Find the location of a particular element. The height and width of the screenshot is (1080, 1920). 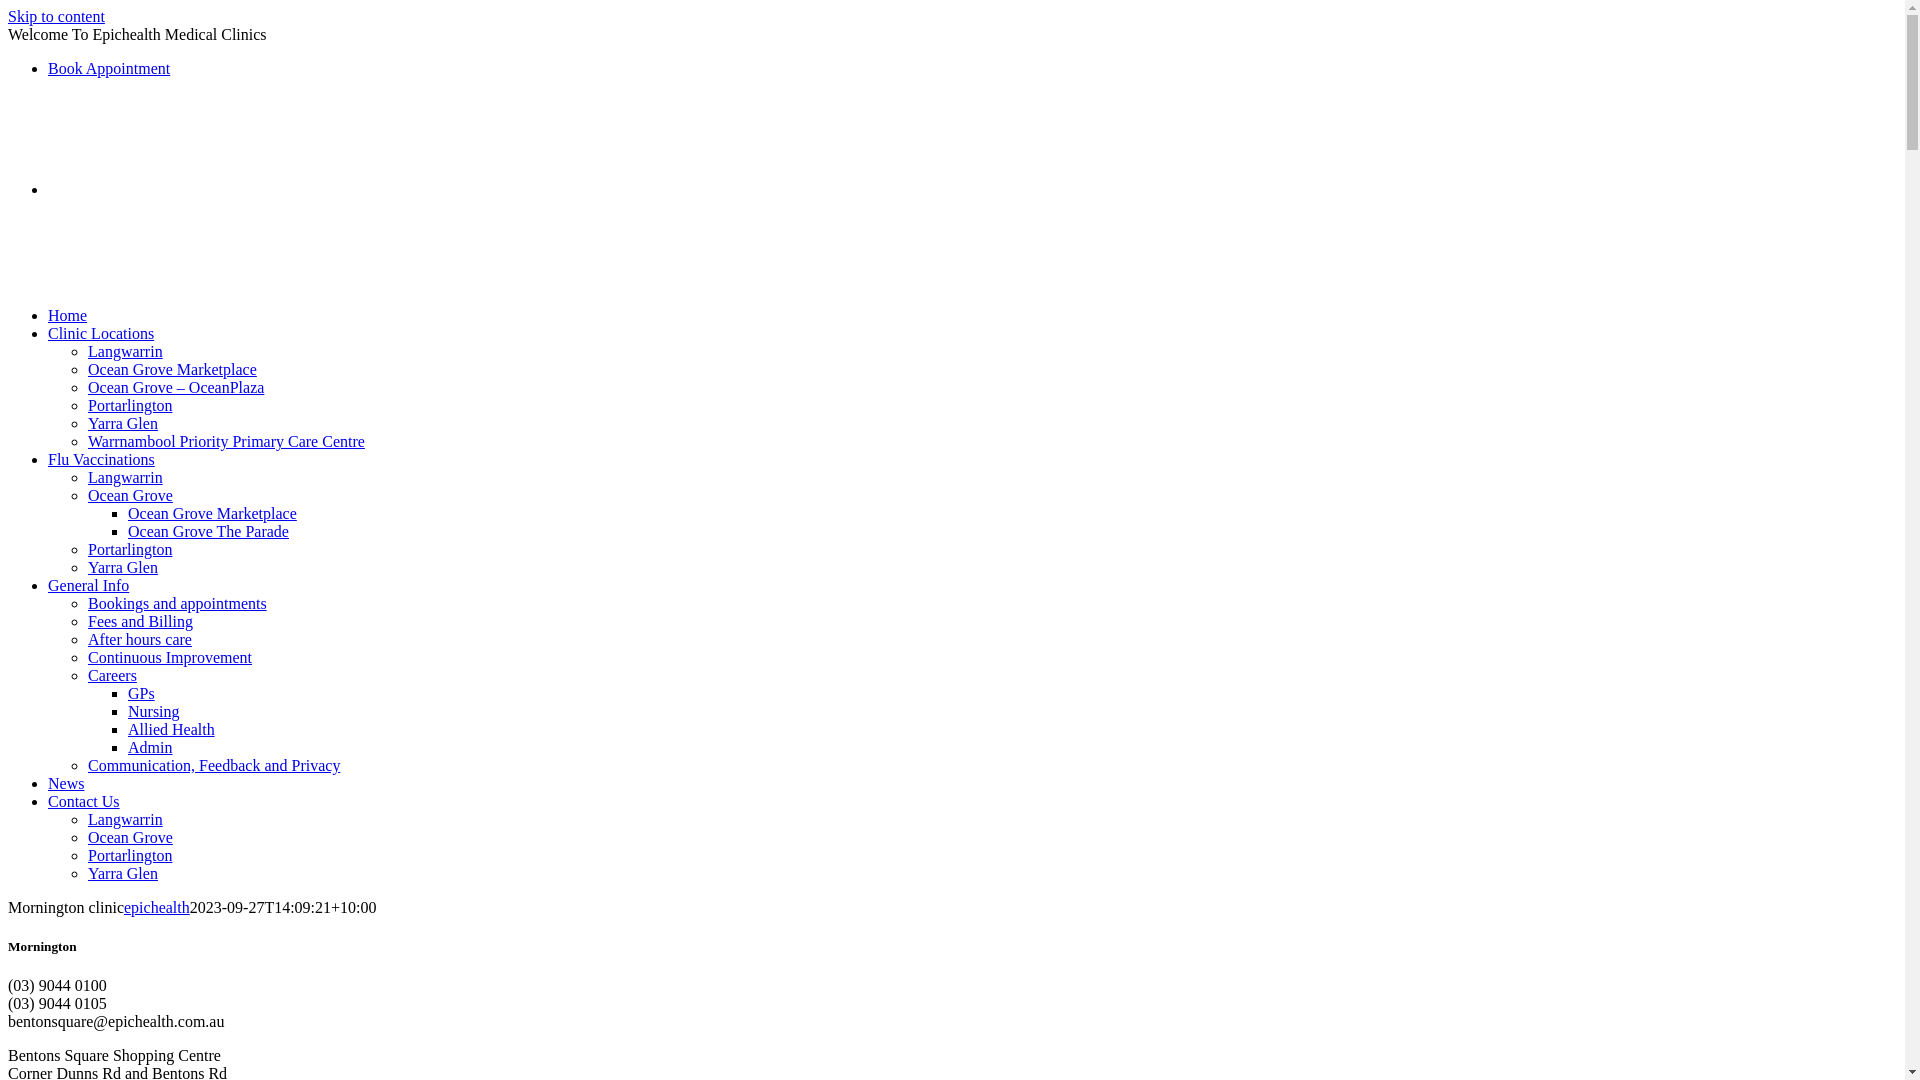

'GPs' is located at coordinates (140, 692).